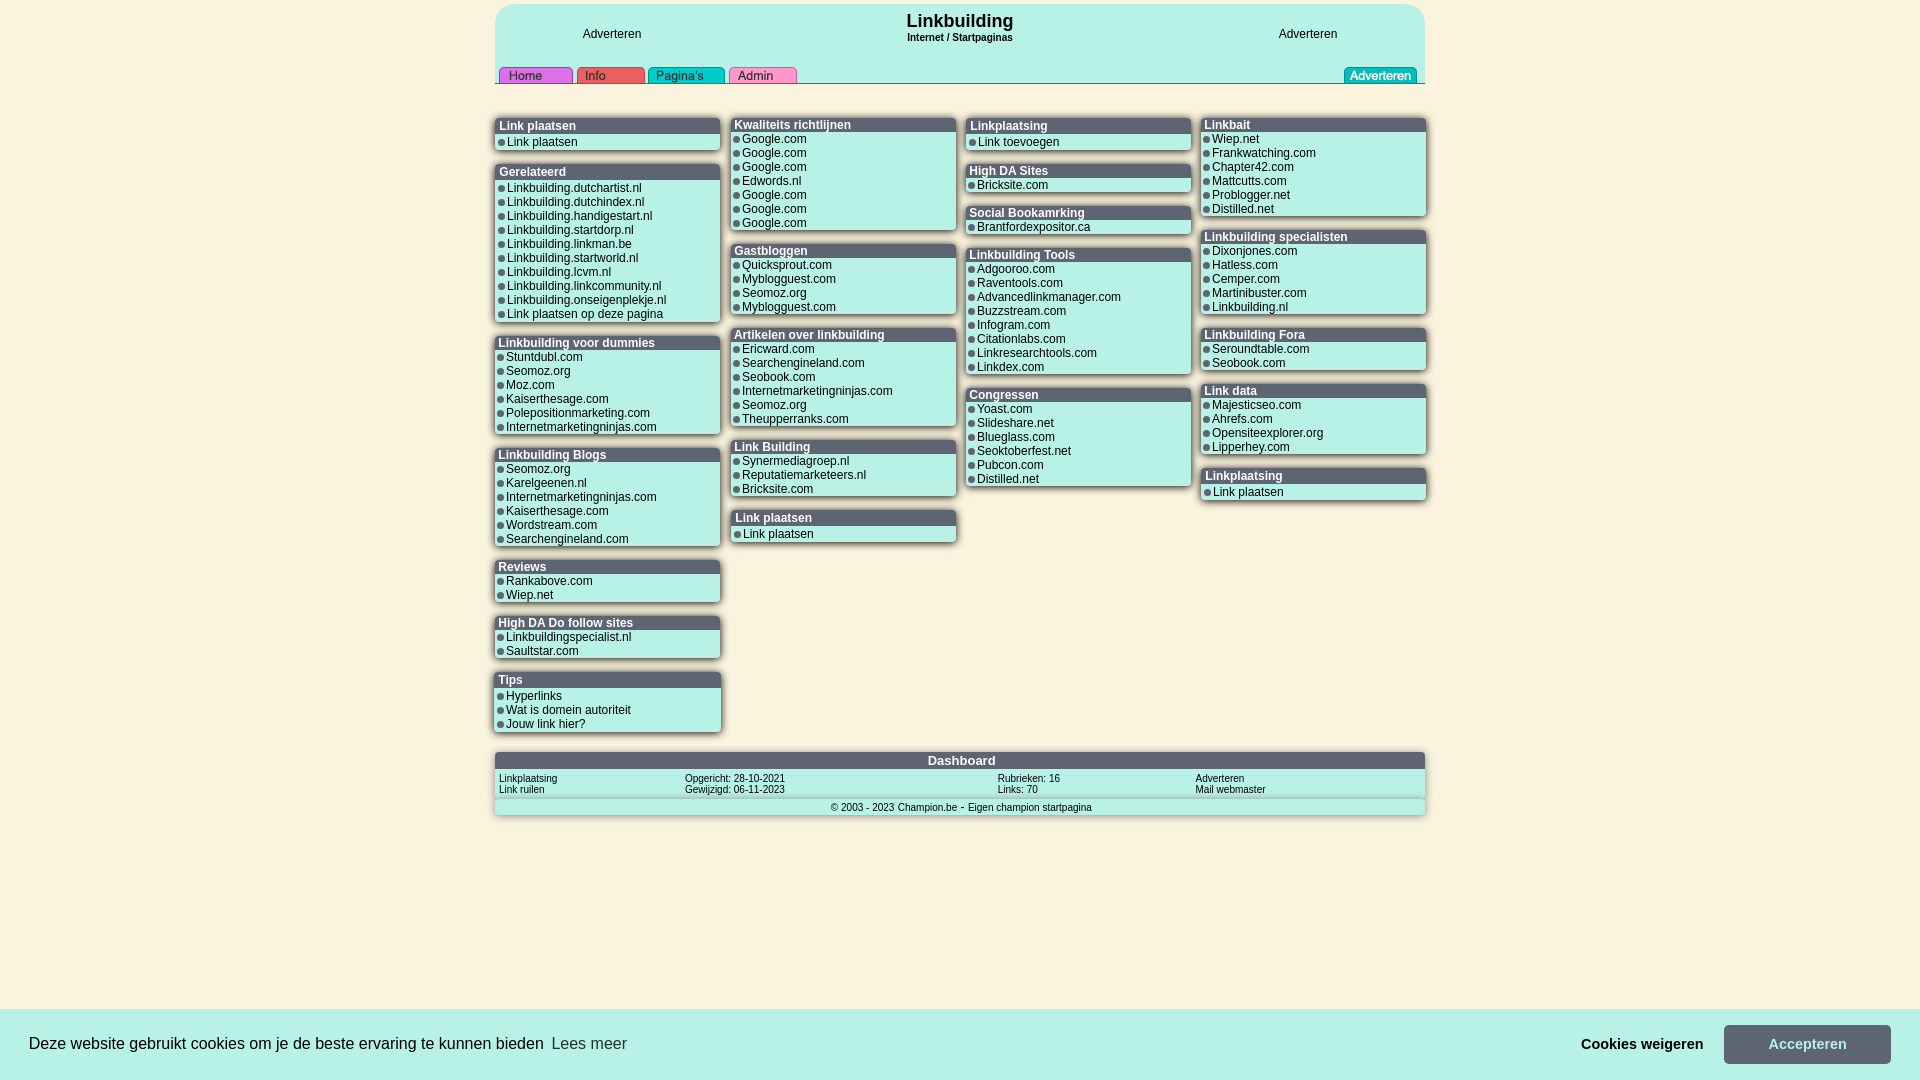 This screenshot has width=1920, height=1080. I want to click on 'Majesticseo.com', so click(1255, 405).